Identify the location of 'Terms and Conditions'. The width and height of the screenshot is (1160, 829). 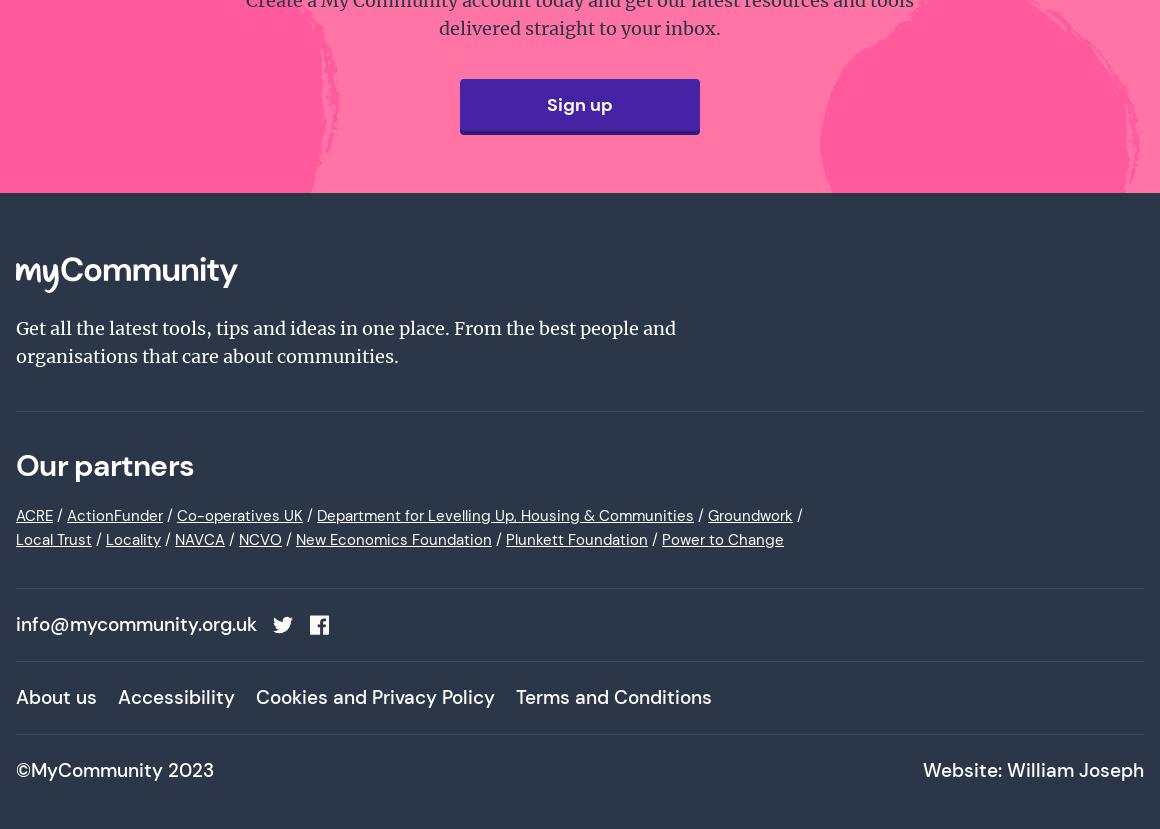
(612, 697).